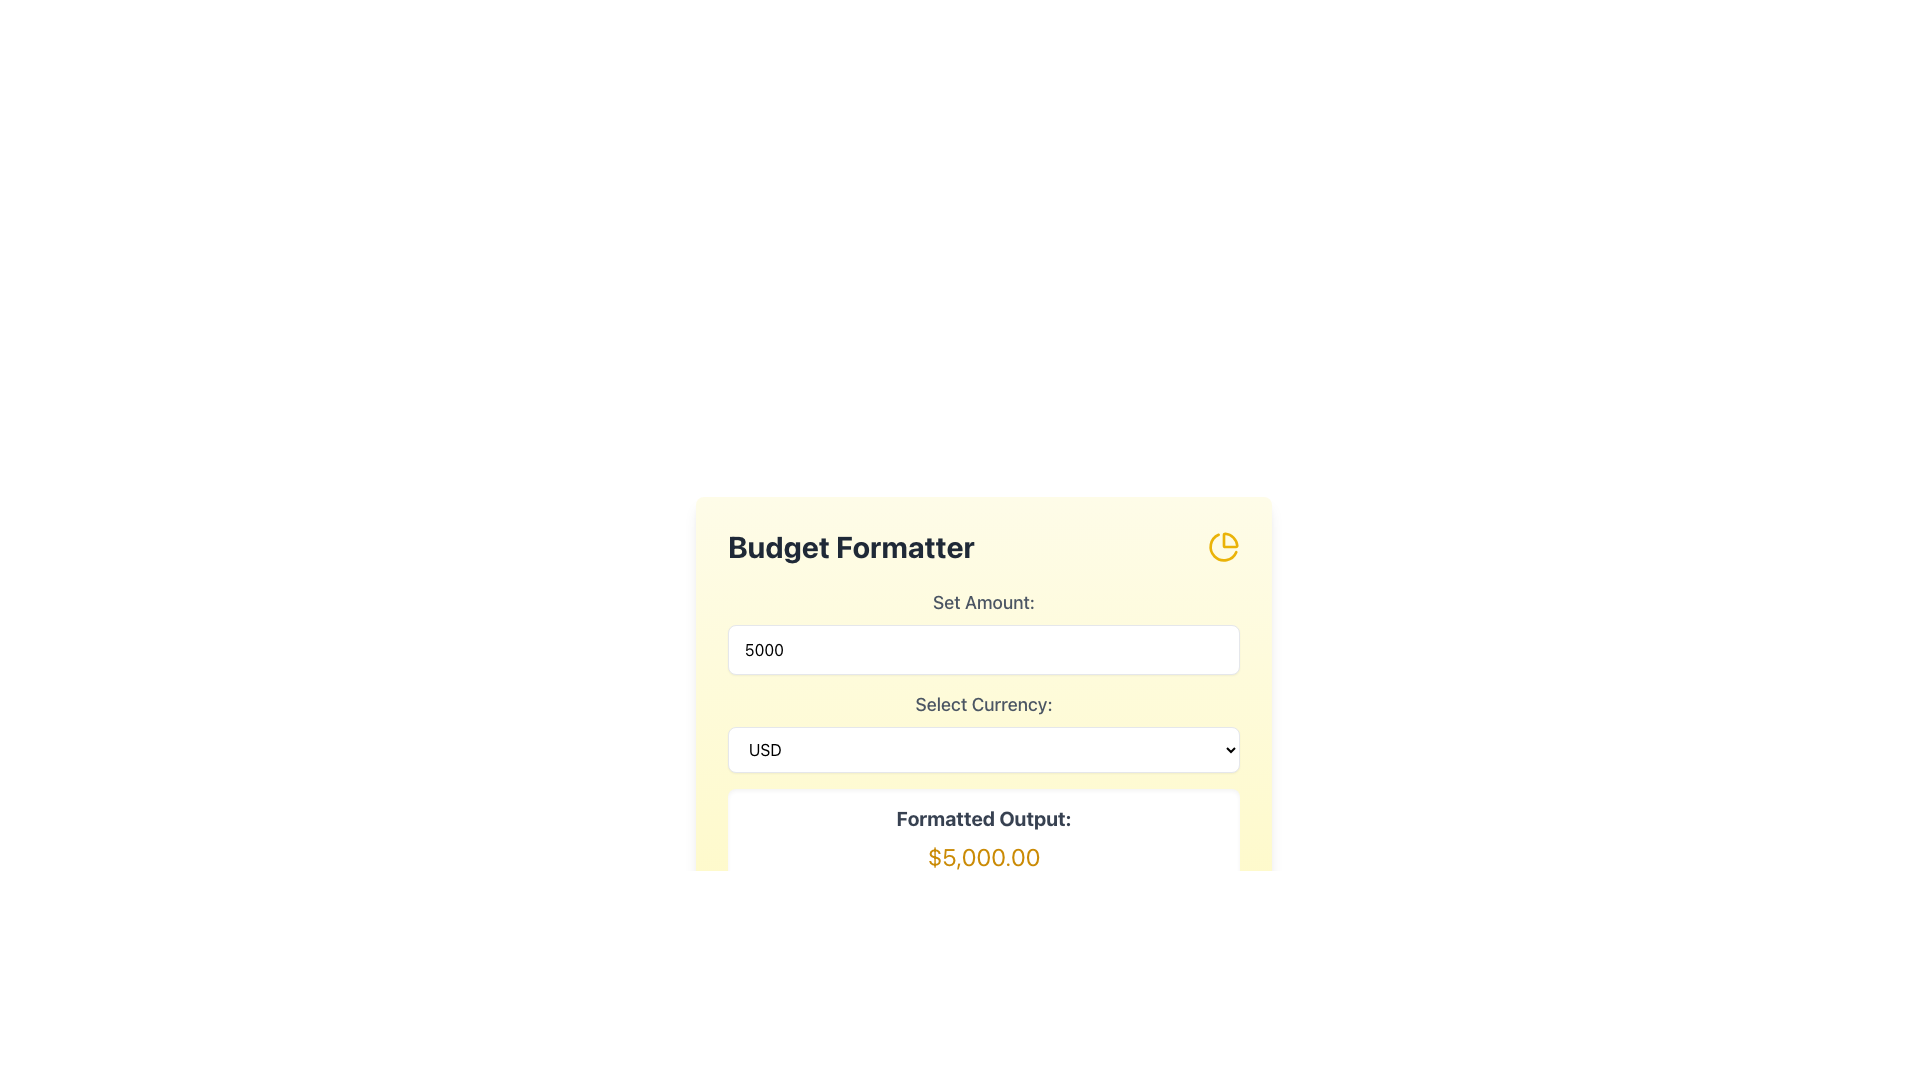  Describe the element at coordinates (1229, 540) in the screenshot. I see `the yellow decorative segment of the pie chart icon located in the upper-right section of the 'Budget Formatter' interface` at that location.